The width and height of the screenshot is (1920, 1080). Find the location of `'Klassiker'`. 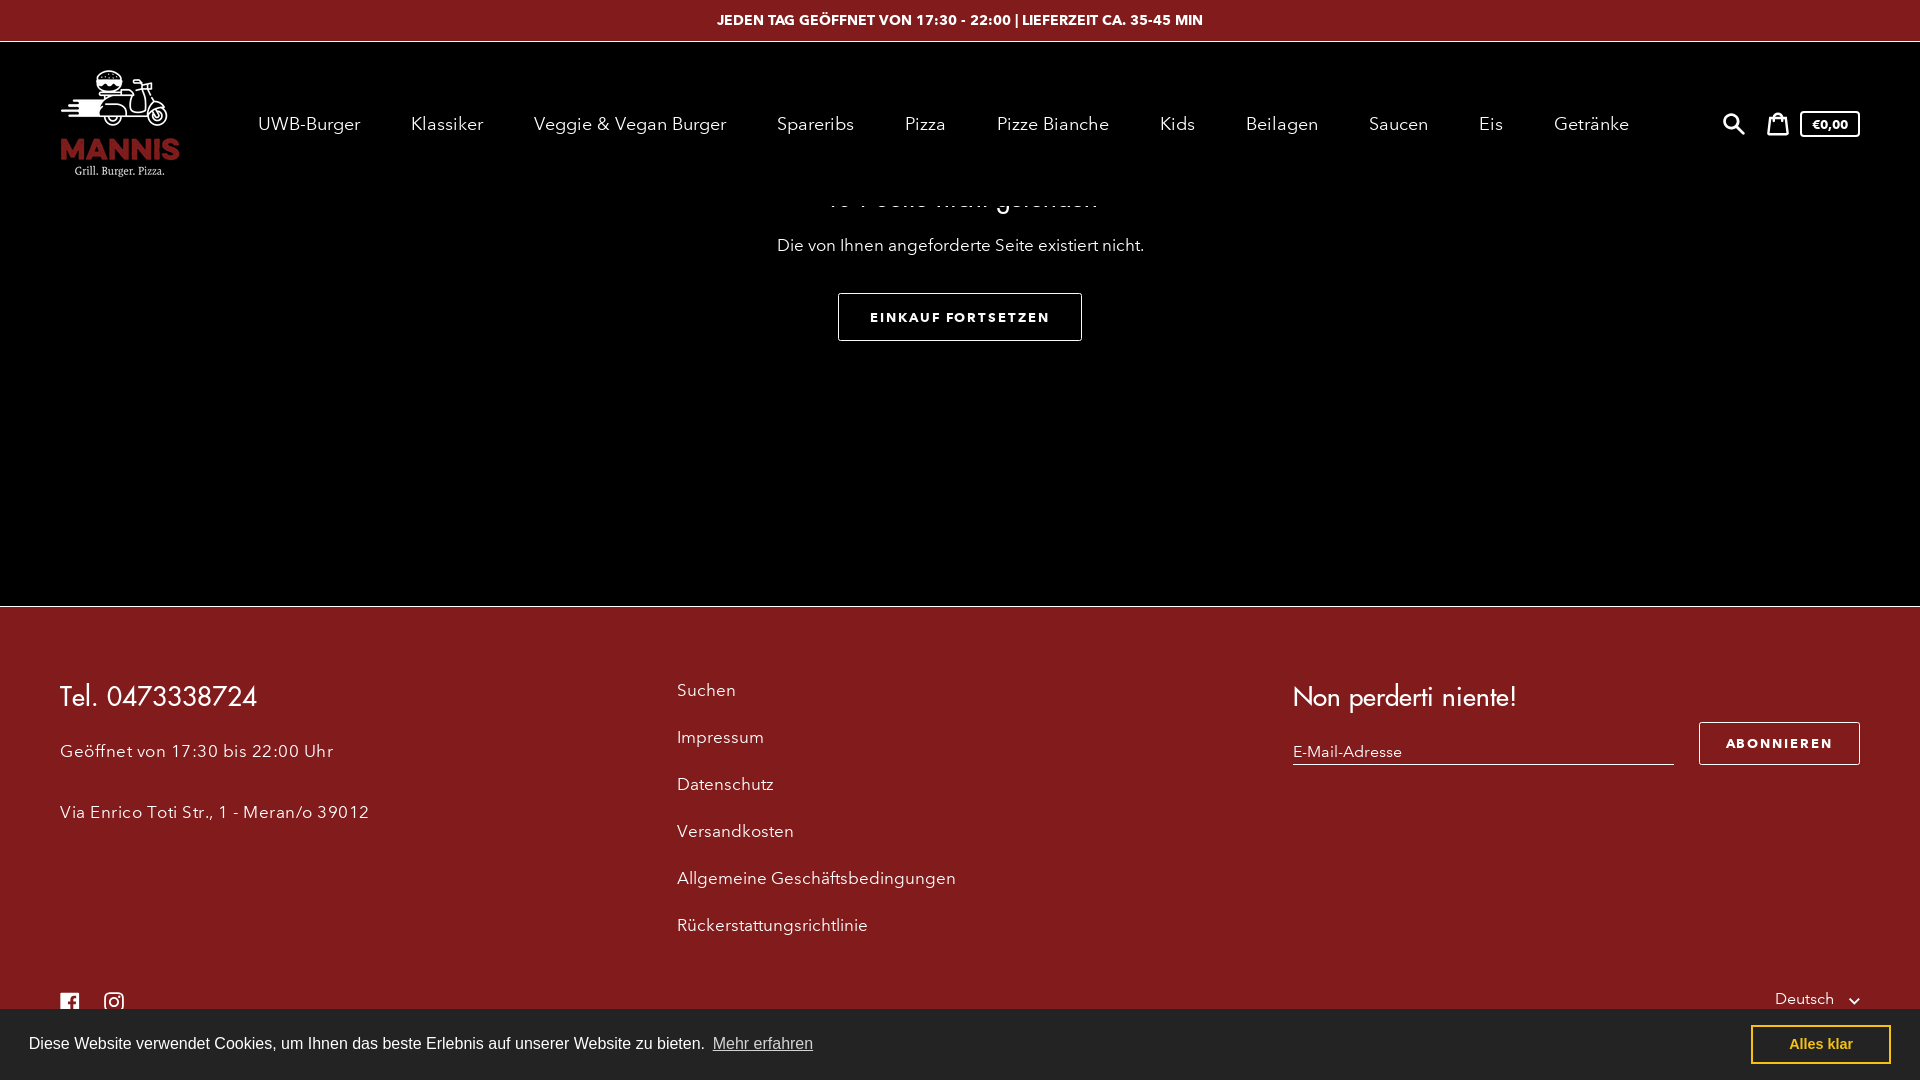

'Klassiker' is located at coordinates (448, 123).